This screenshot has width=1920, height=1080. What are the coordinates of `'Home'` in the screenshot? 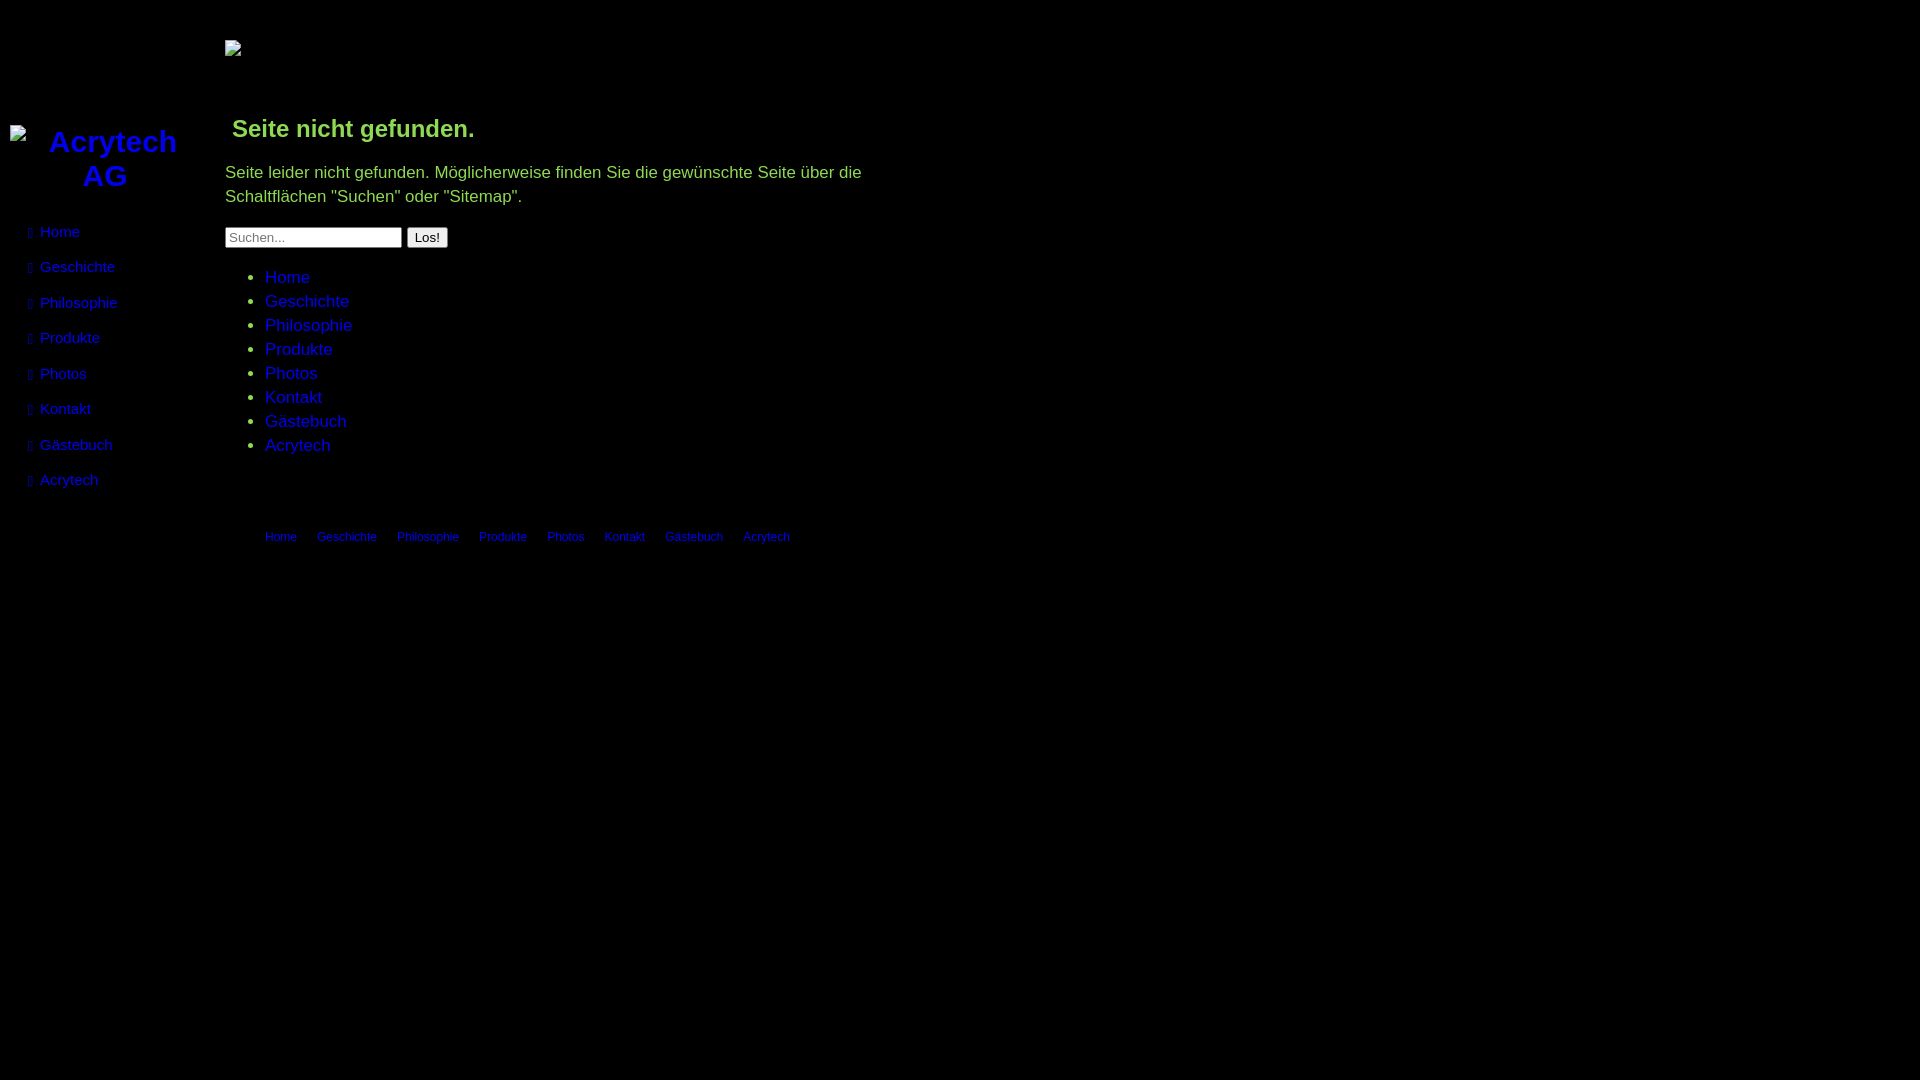 It's located at (280, 535).